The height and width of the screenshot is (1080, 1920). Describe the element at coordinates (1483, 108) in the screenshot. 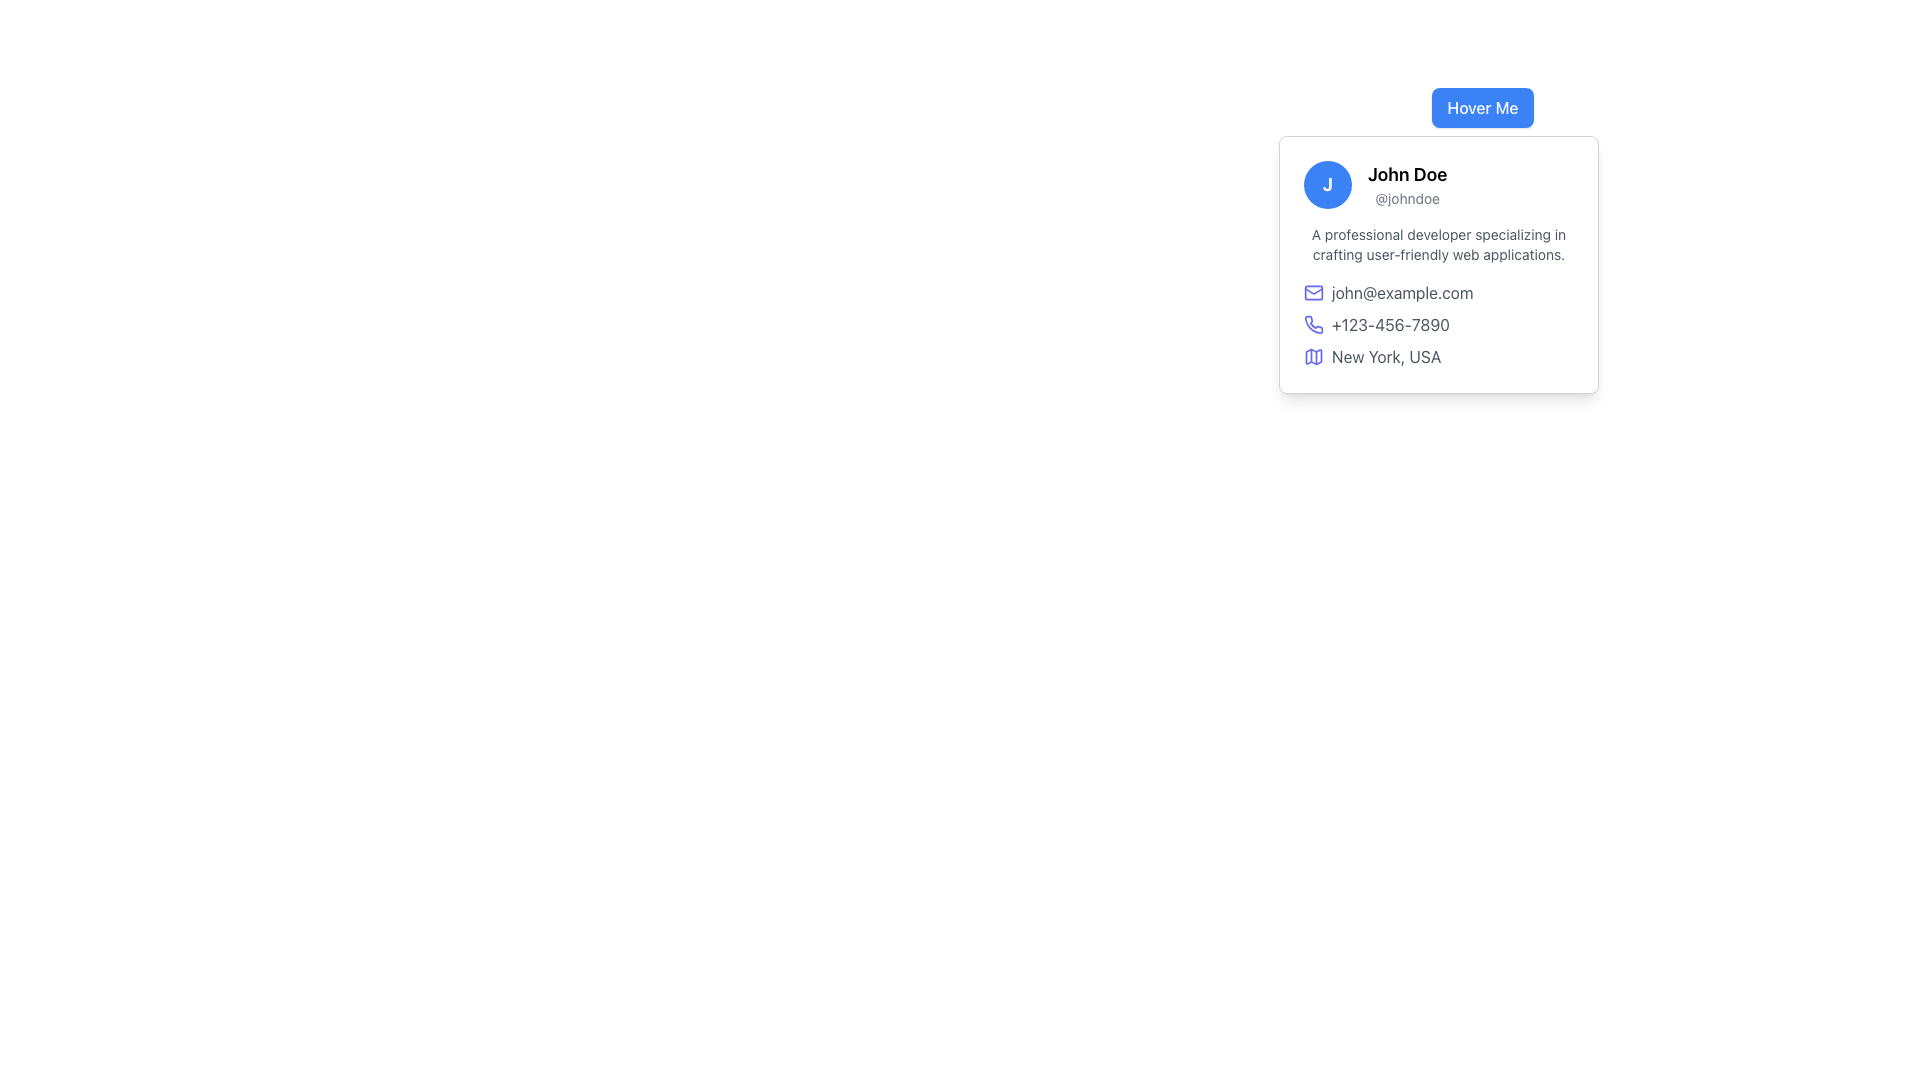

I see `the hover-trigger button located in the upper region of the interface, centered above the user profile card` at that location.